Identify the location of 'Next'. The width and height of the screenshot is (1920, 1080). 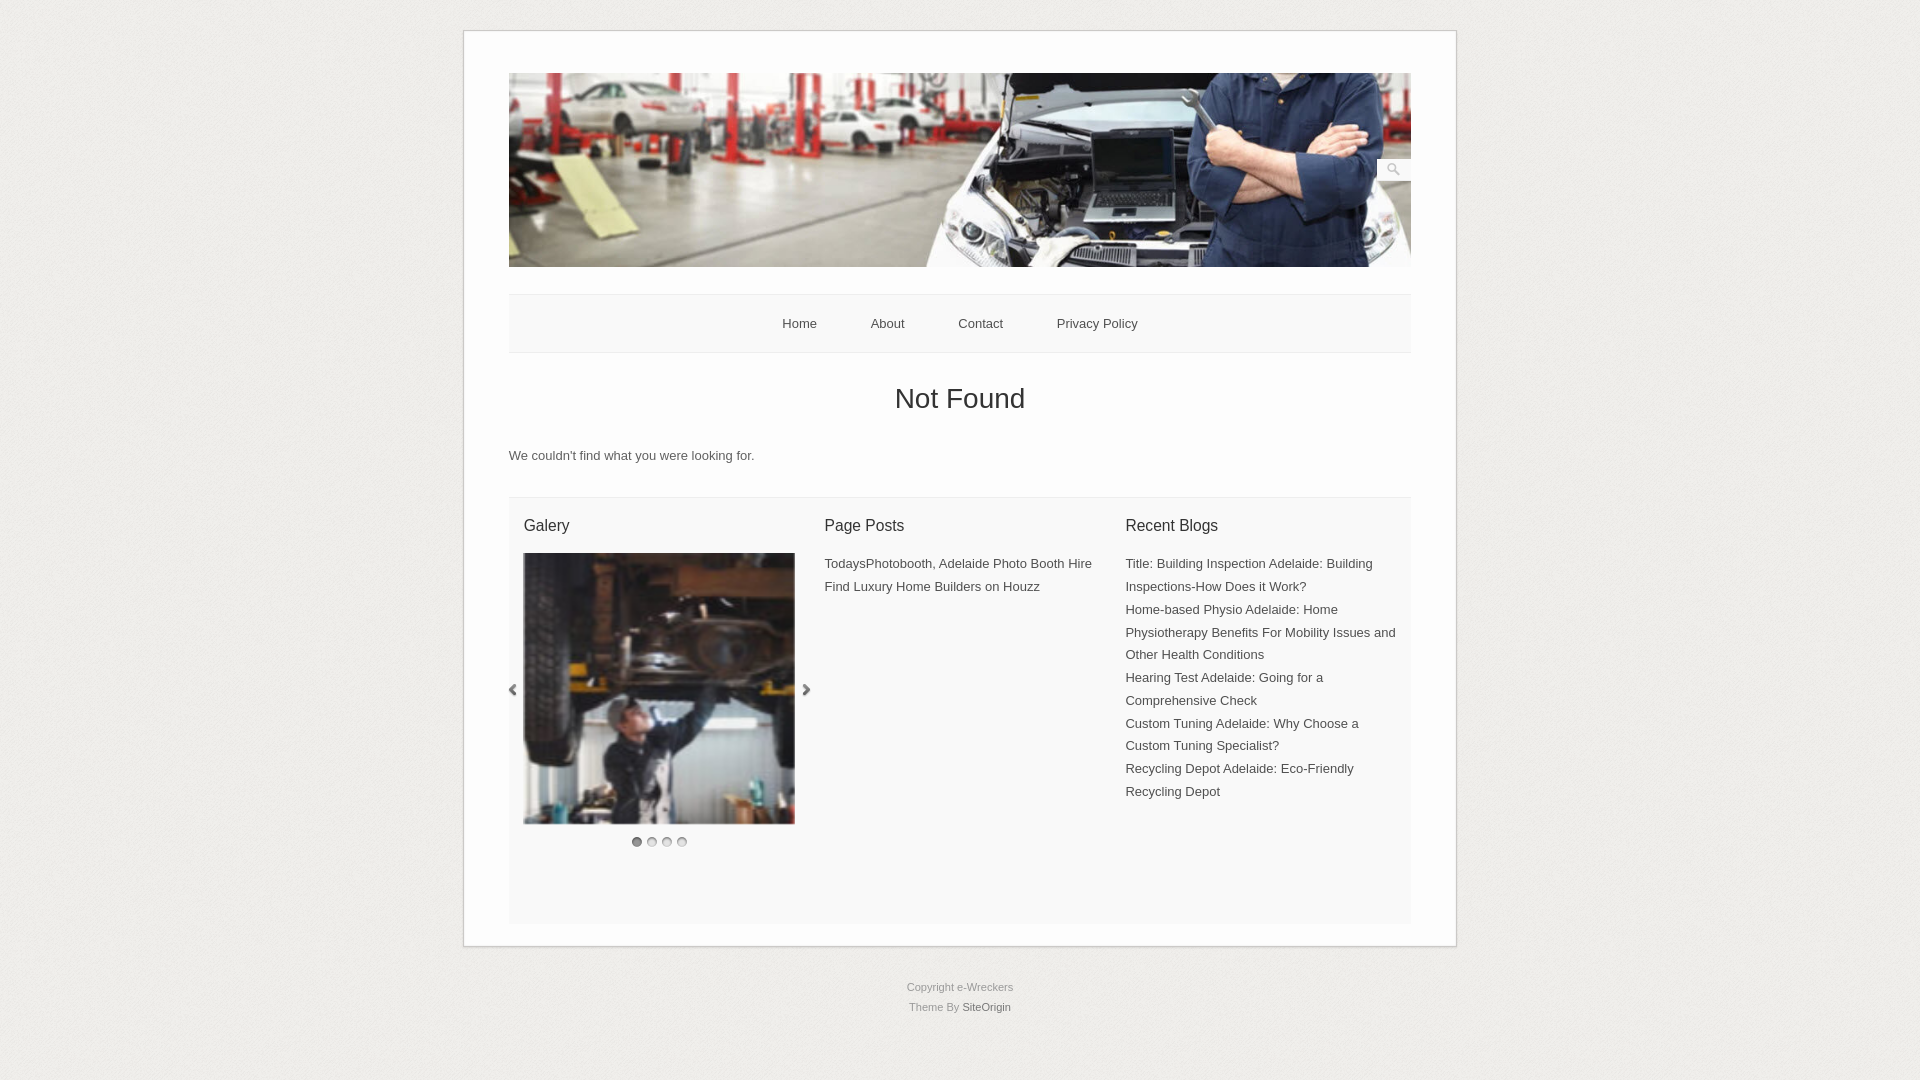
(806, 689).